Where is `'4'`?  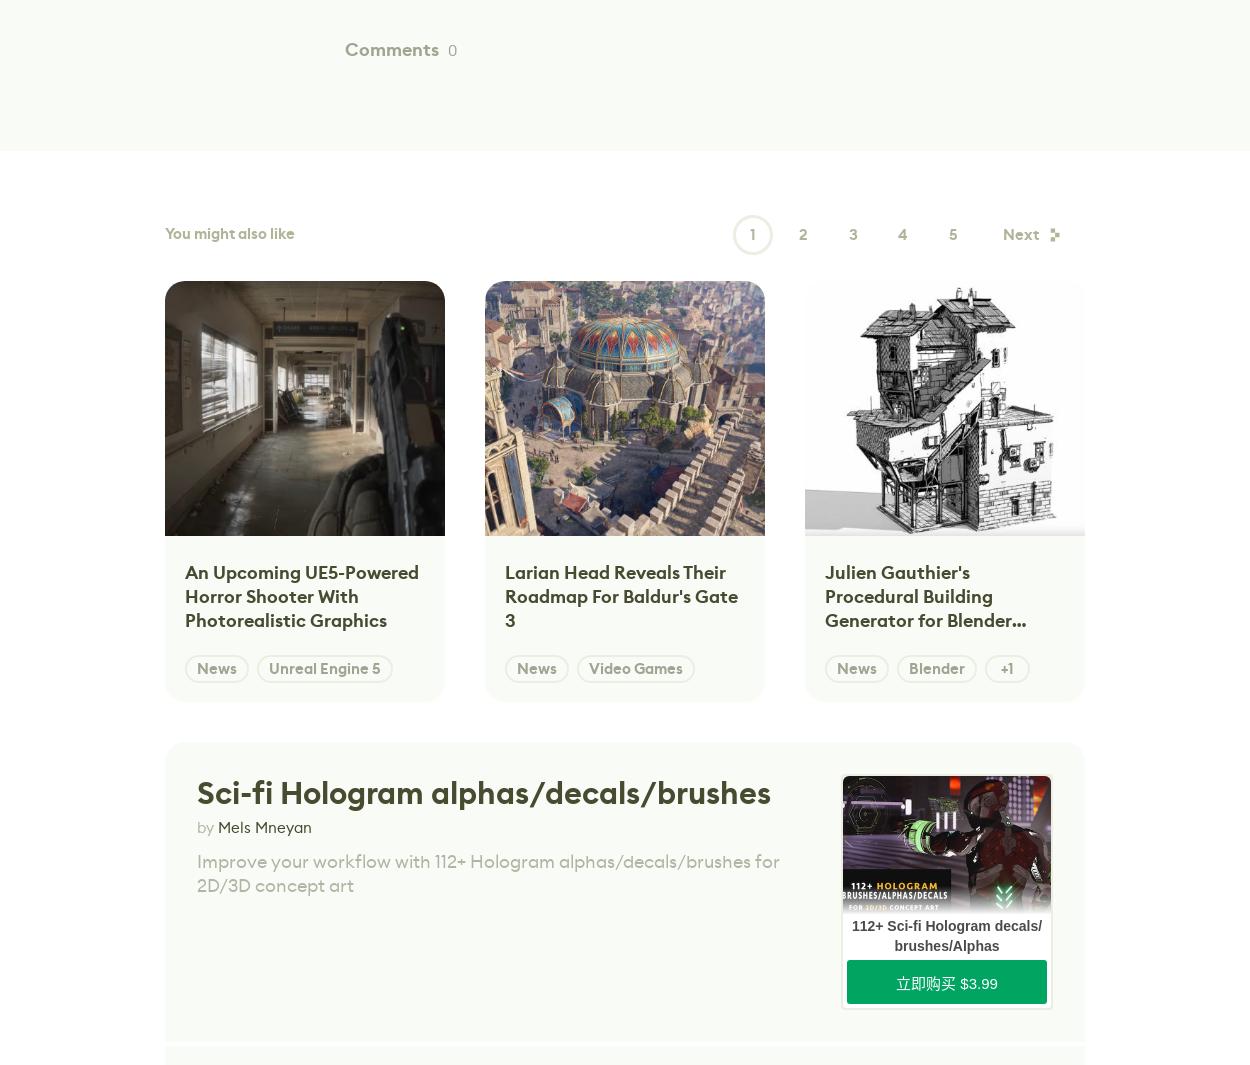 '4' is located at coordinates (903, 234).